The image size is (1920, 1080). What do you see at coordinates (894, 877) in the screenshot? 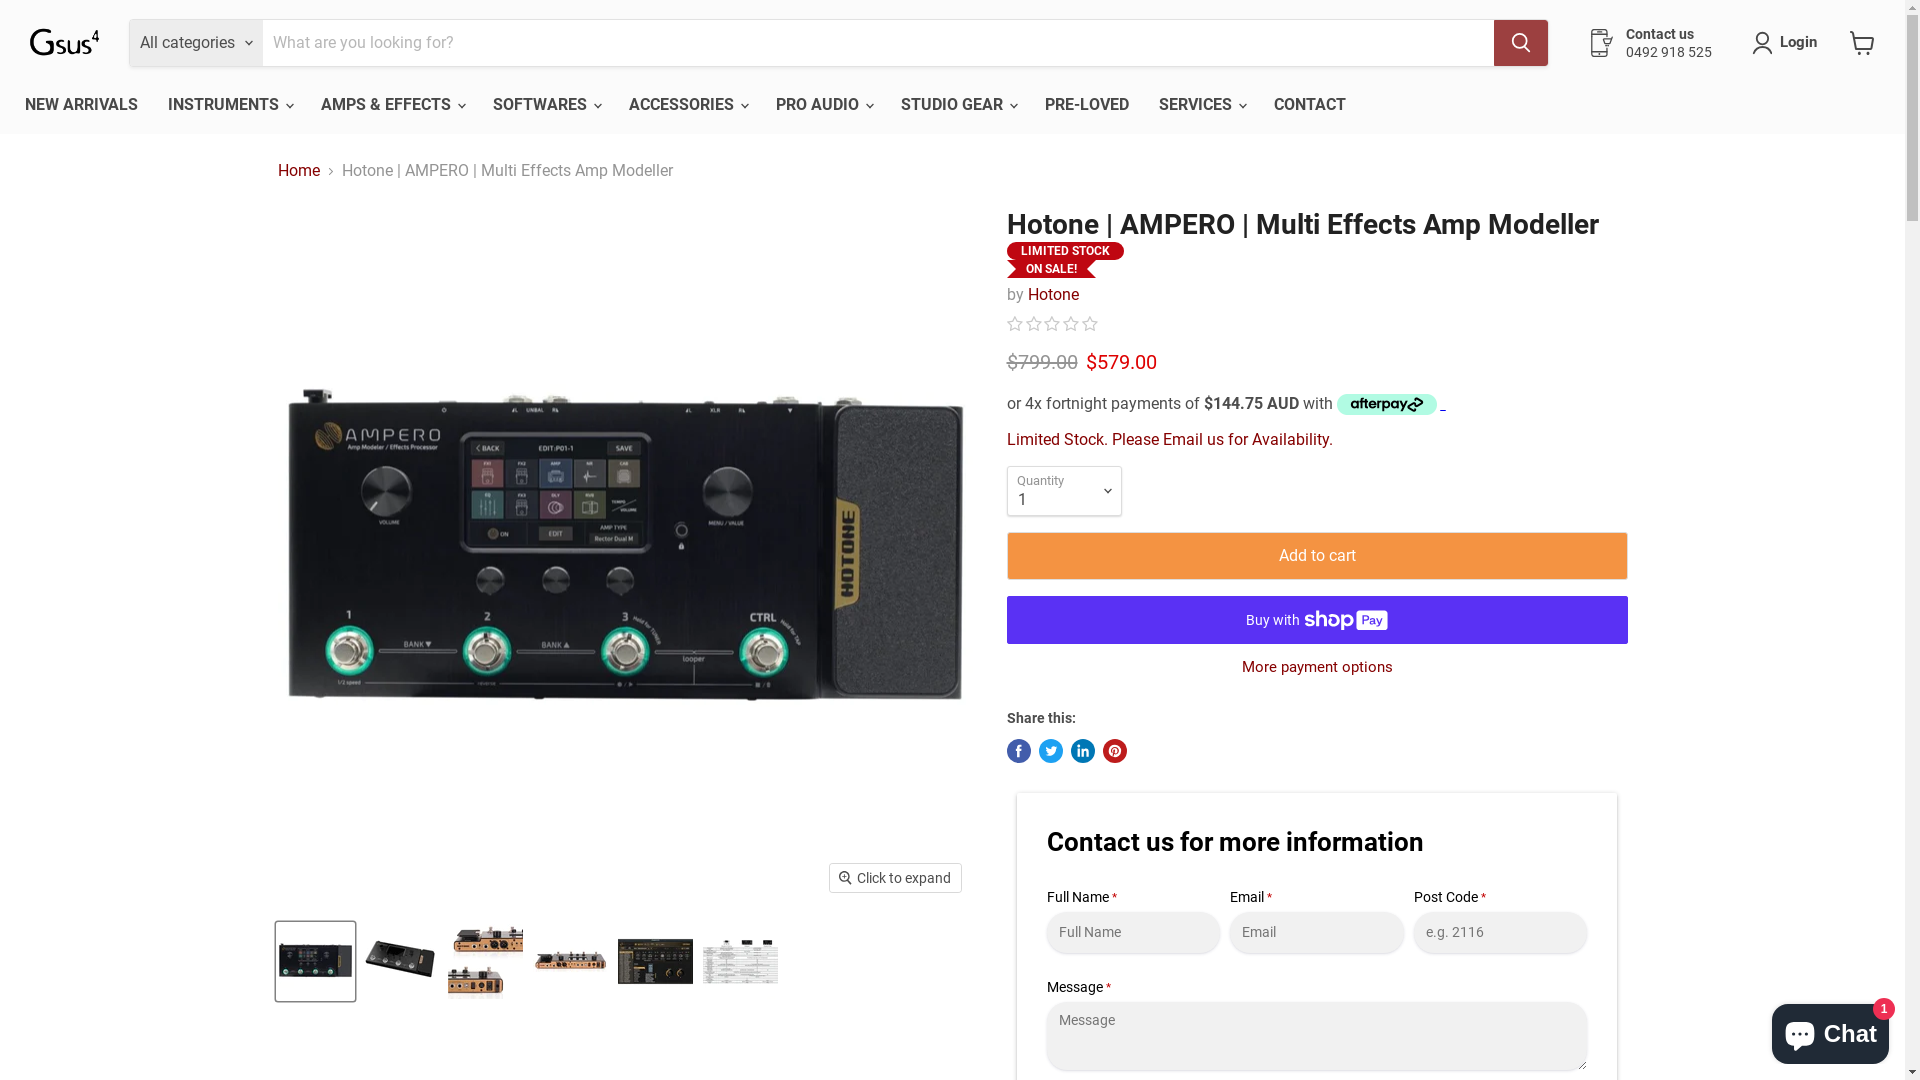
I see `'Click to expand'` at bounding box center [894, 877].